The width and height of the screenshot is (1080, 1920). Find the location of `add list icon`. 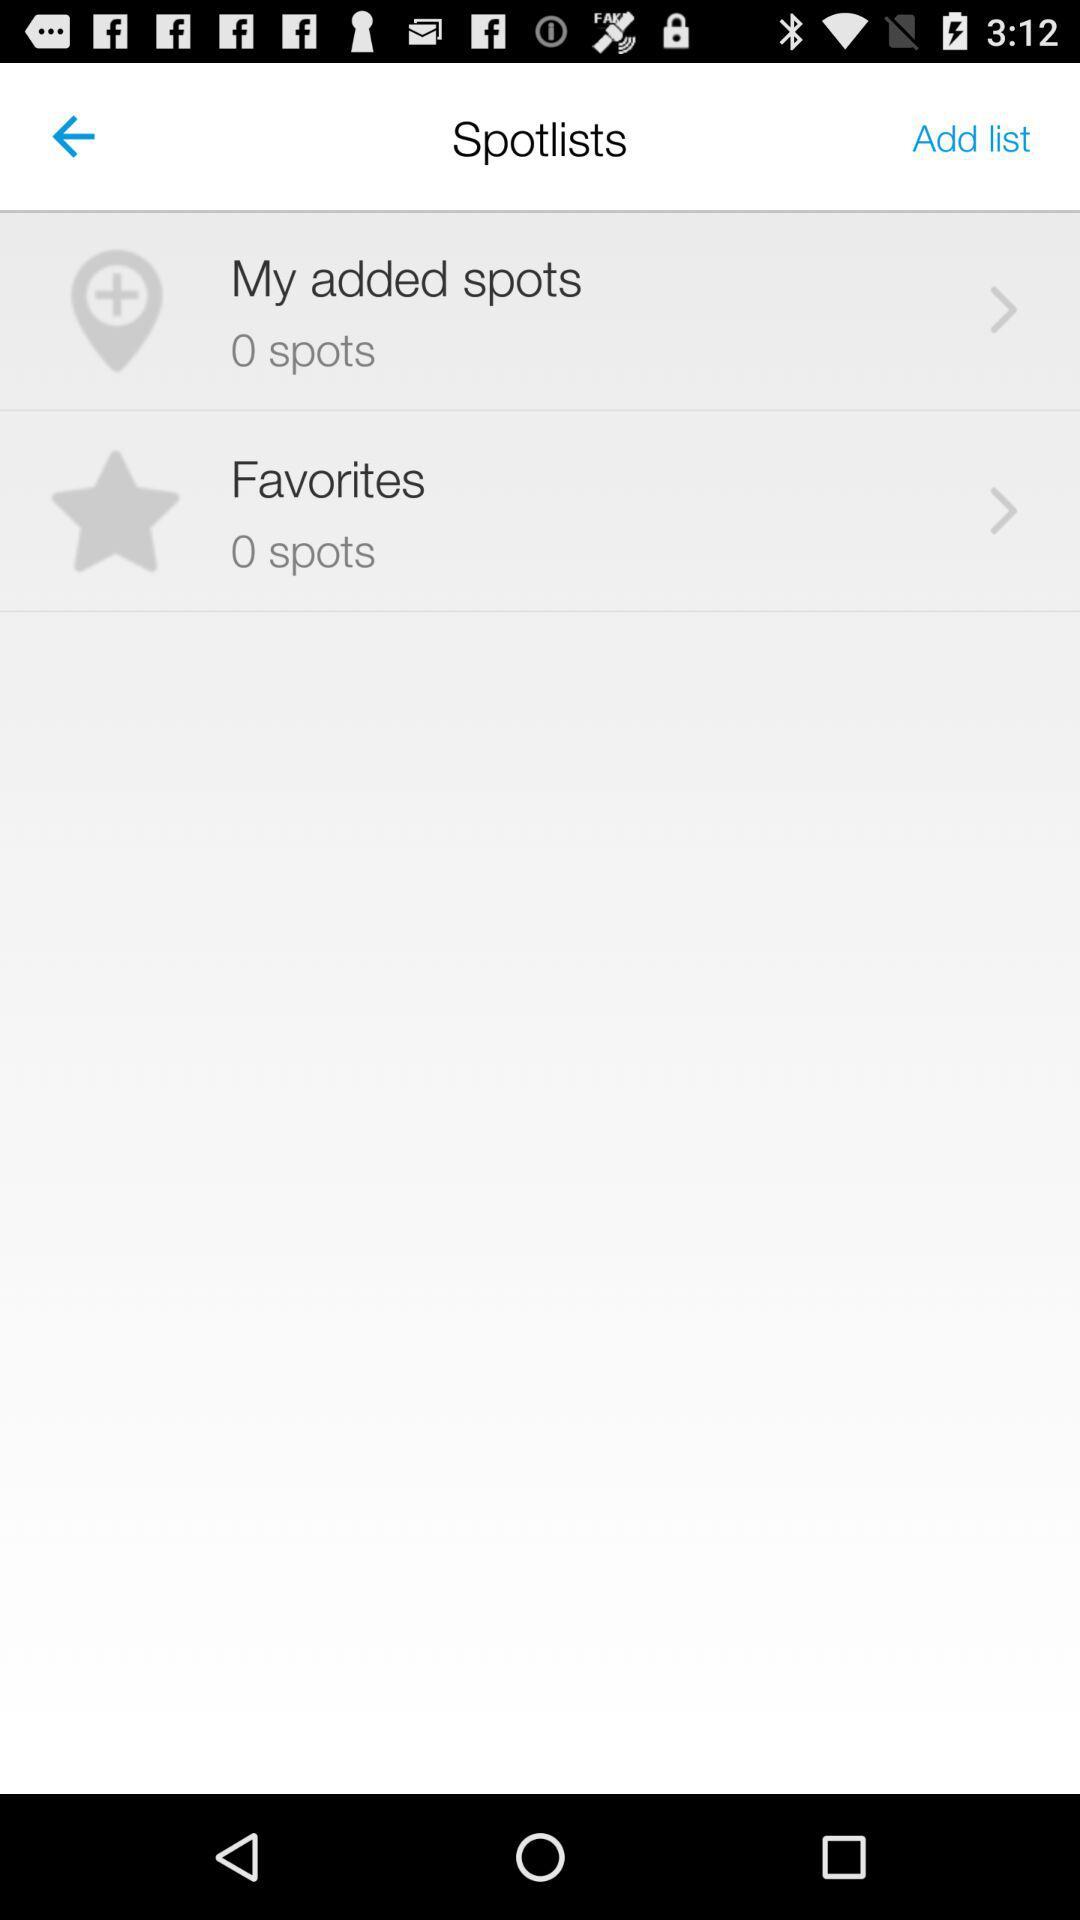

add list icon is located at coordinates (971, 135).